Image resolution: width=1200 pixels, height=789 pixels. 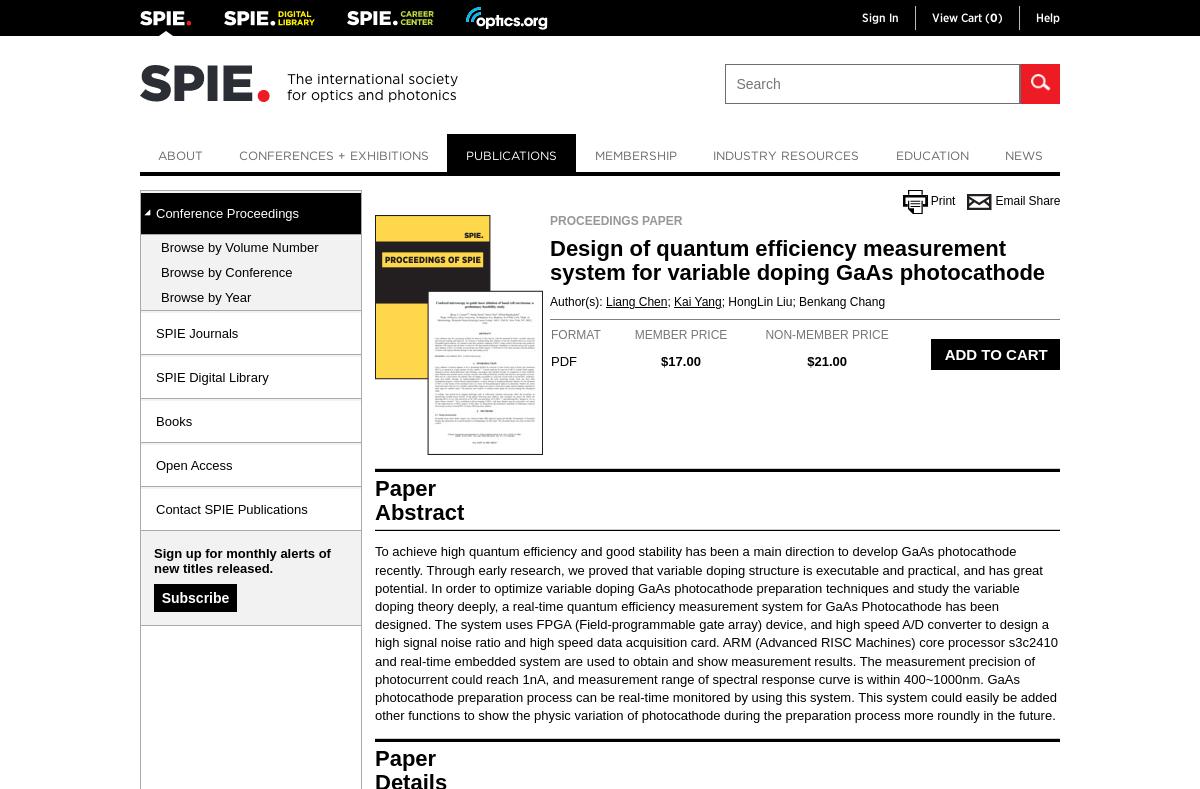 I want to click on 'Browse by Year', so click(x=205, y=297).